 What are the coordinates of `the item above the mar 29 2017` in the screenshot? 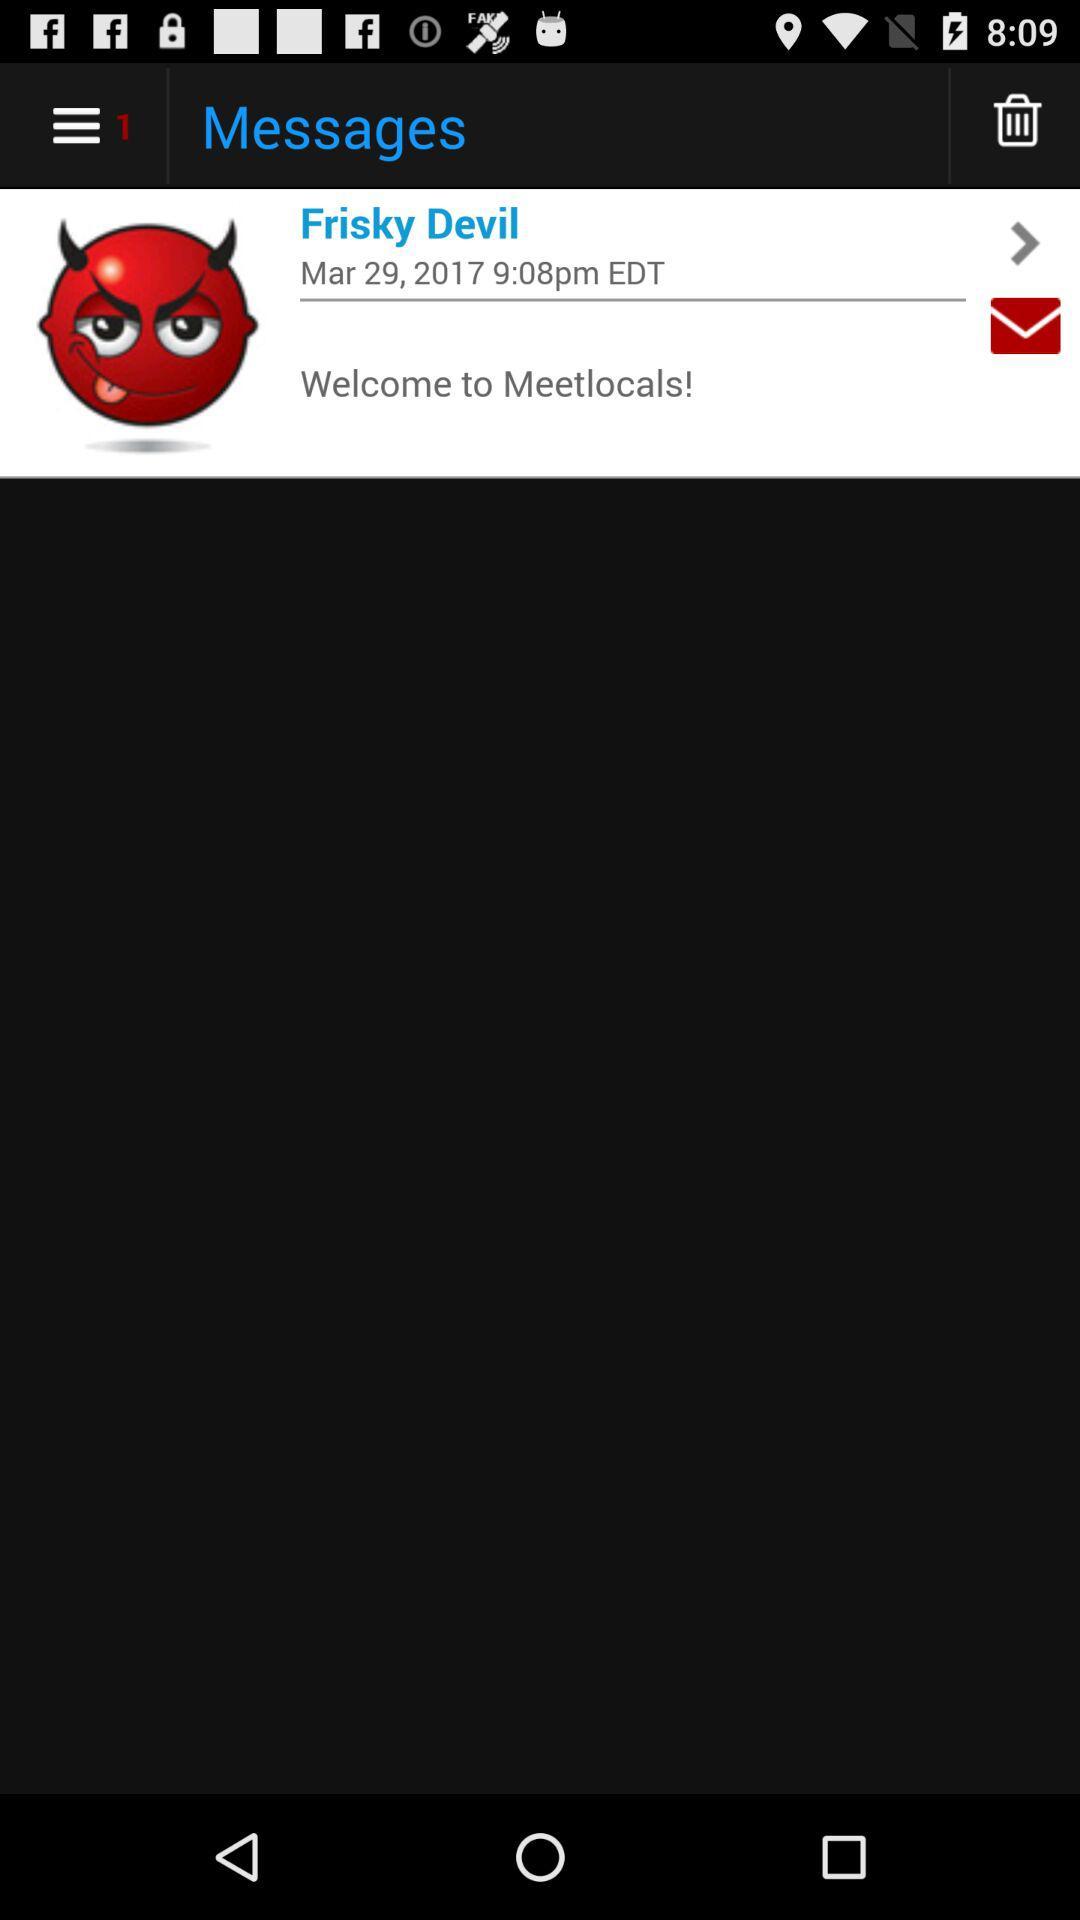 It's located at (632, 222).